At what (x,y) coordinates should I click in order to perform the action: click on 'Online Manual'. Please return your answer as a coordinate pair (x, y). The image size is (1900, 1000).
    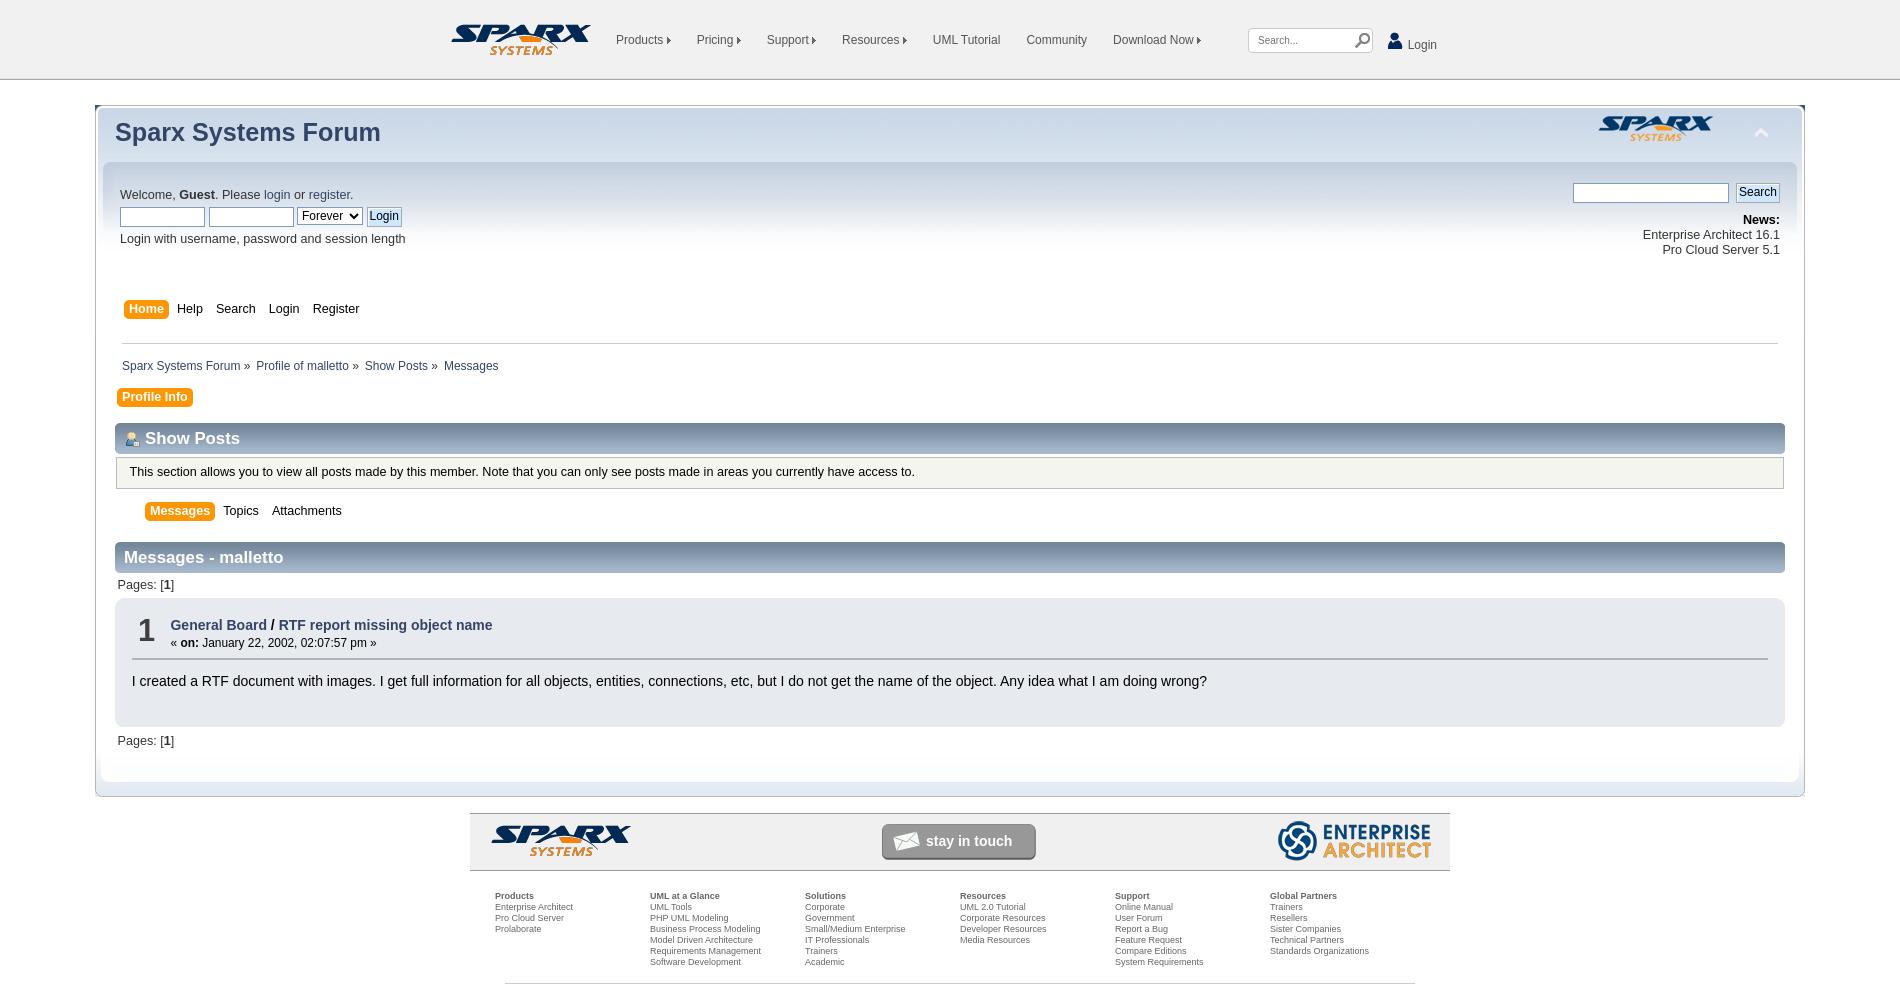
    Looking at the image, I should click on (1143, 906).